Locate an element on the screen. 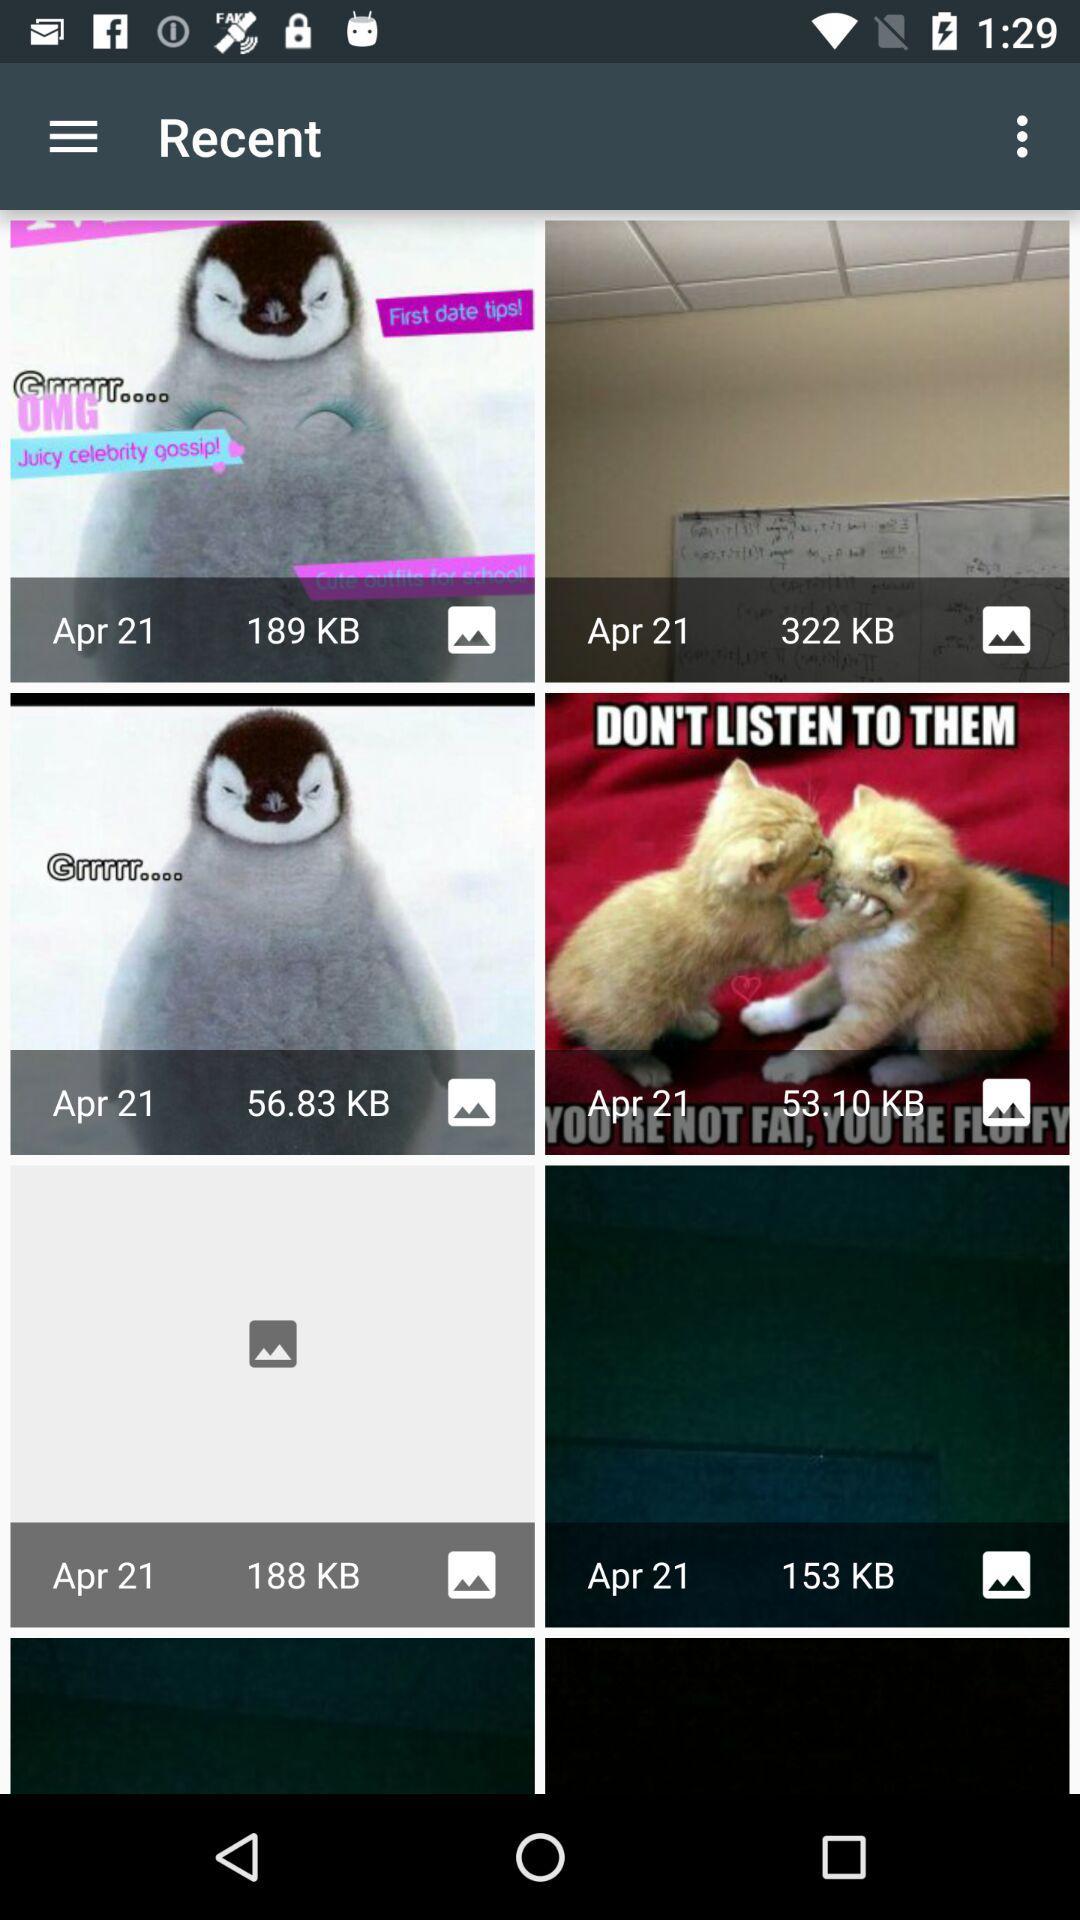 This screenshot has width=1080, height=1920. item to the left of recent icon is located at coordinates (72, 135).